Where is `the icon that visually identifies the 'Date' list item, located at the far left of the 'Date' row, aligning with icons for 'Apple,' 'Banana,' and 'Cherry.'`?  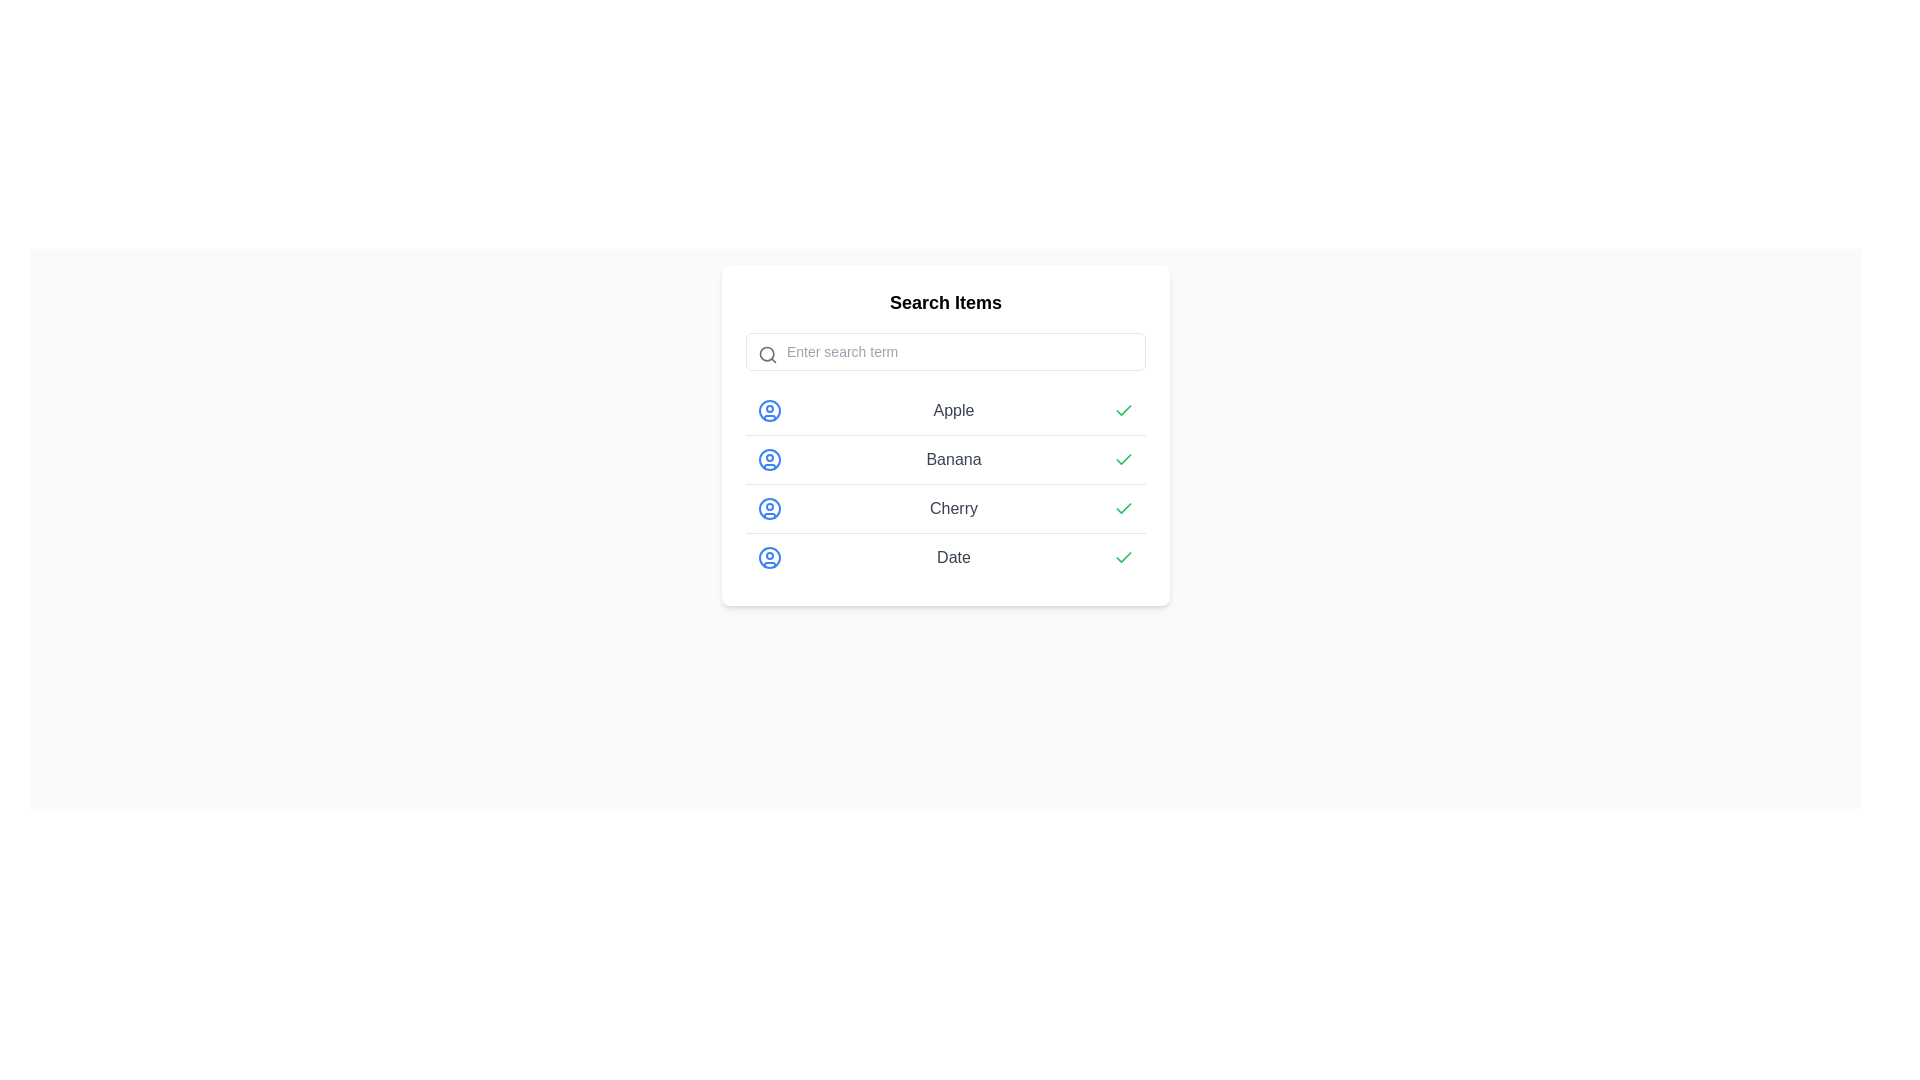
the icon that visually identifies the 'Date' list item, located at the far left of the 'Date' row, aligning with icons for 'Apple,' 'Banana,' and 'Cherry.' is located at coordinates (768, 558).